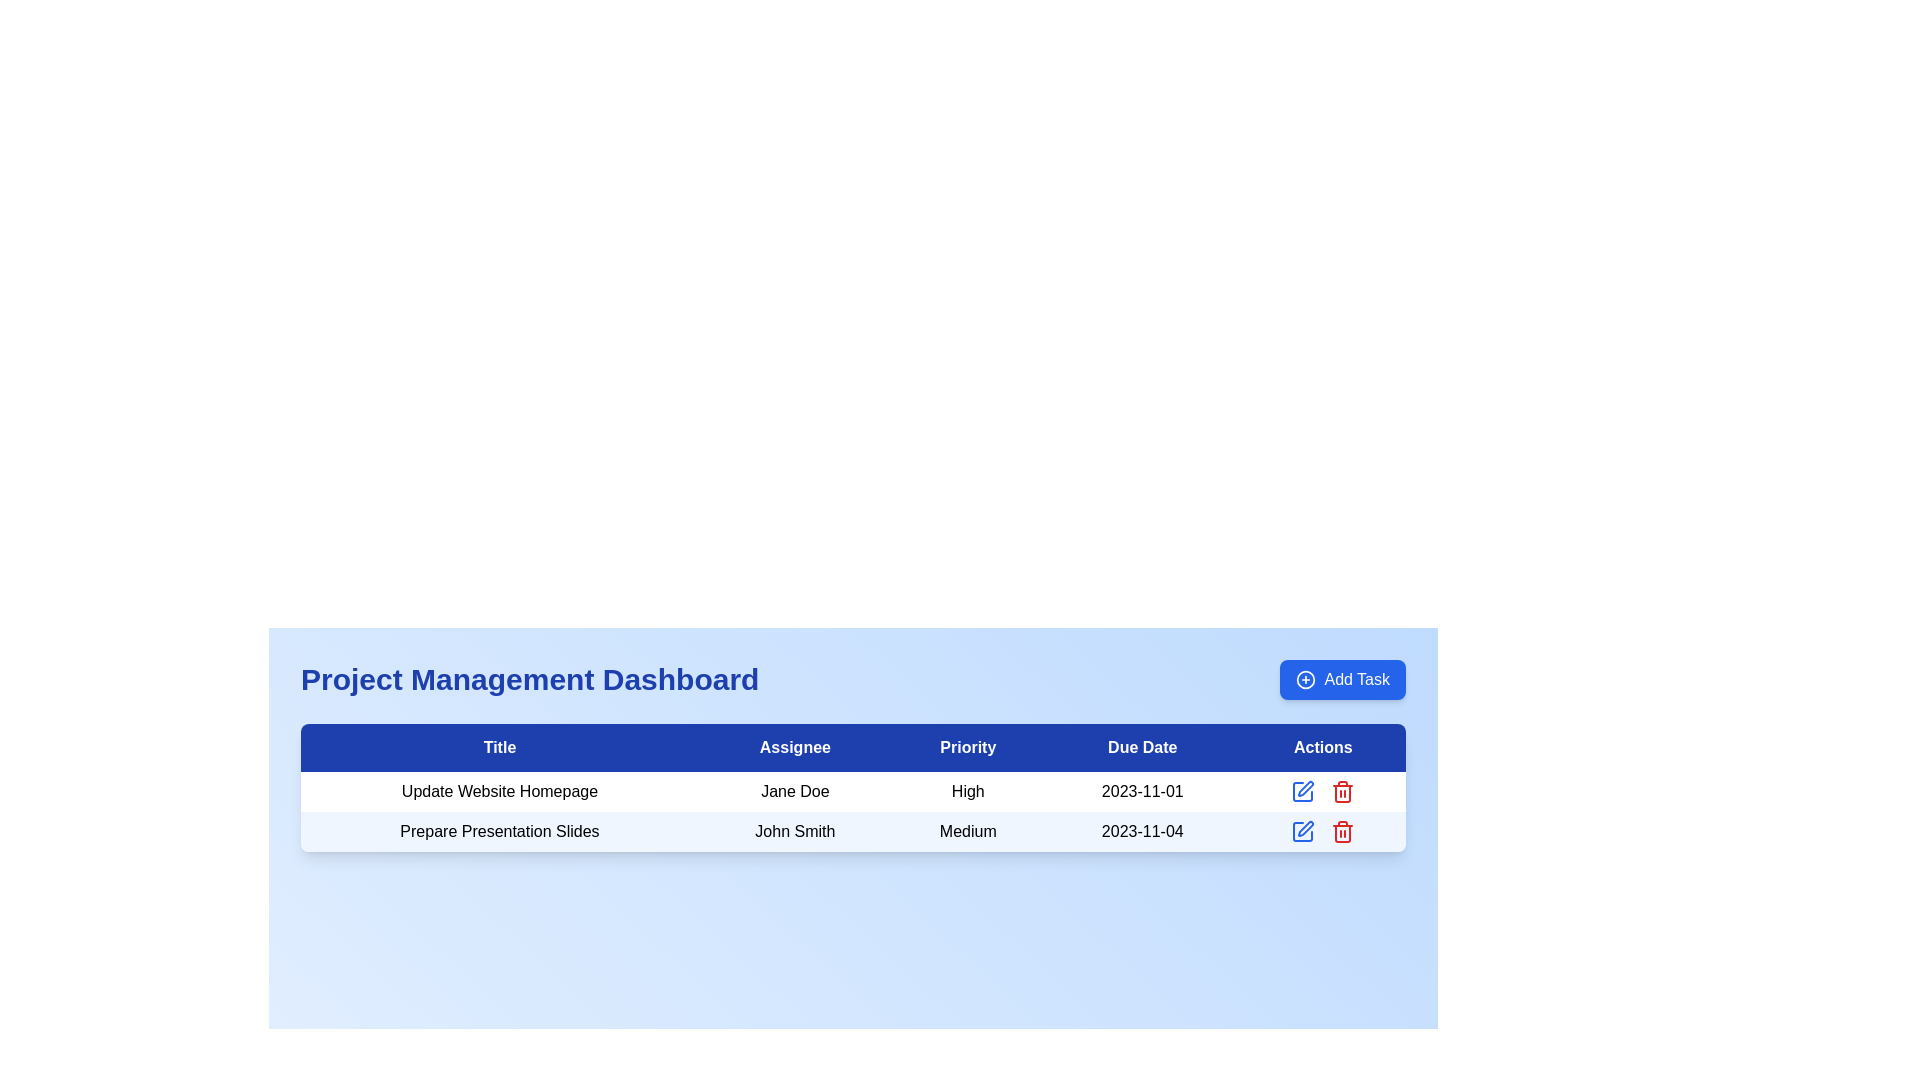  Describe the element at coordinates (1323, 748) in the screenshot. I see `the static text label "Actions" in the table header, which has a solid blue background and centered white text, located as the fifth column header` at that location.